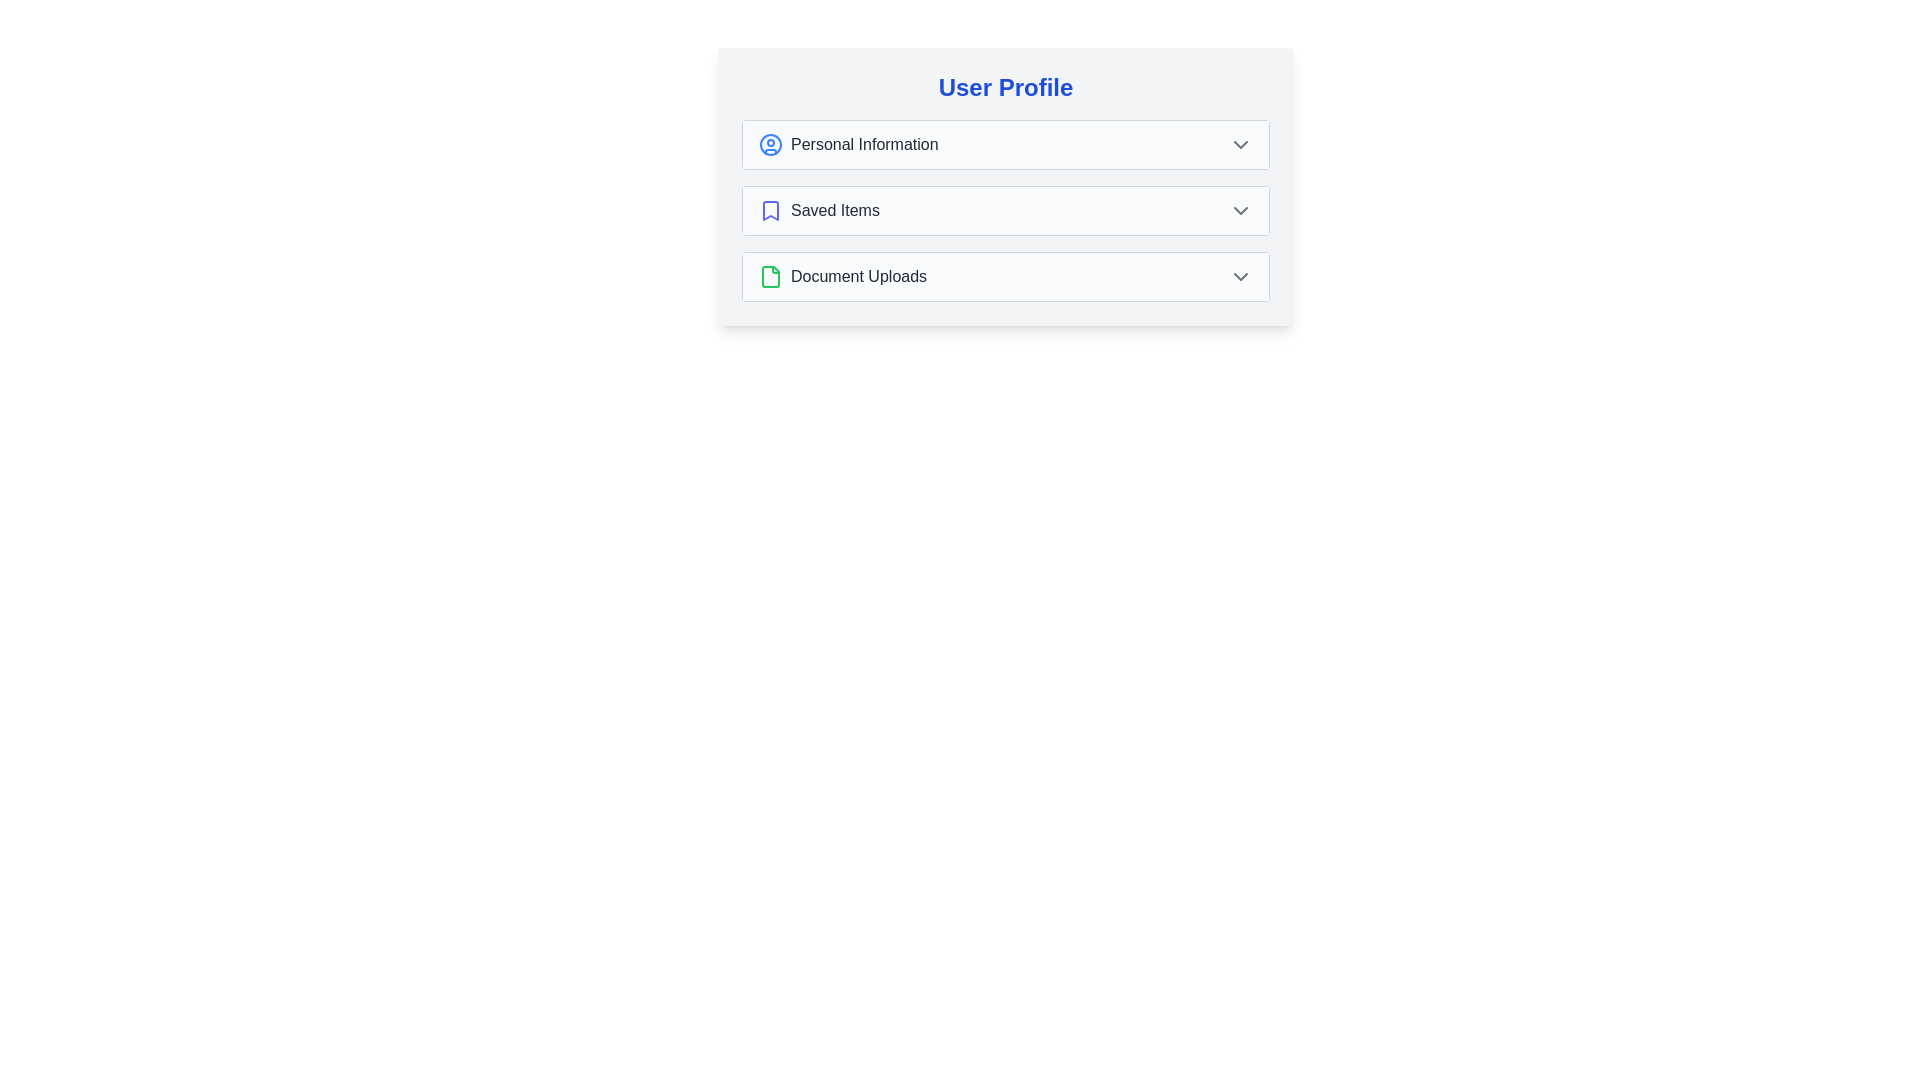 The image size is (1920, 1080). Describe the element at coordinates (819, 211) in the screenshot. I see `the second option` at that location.